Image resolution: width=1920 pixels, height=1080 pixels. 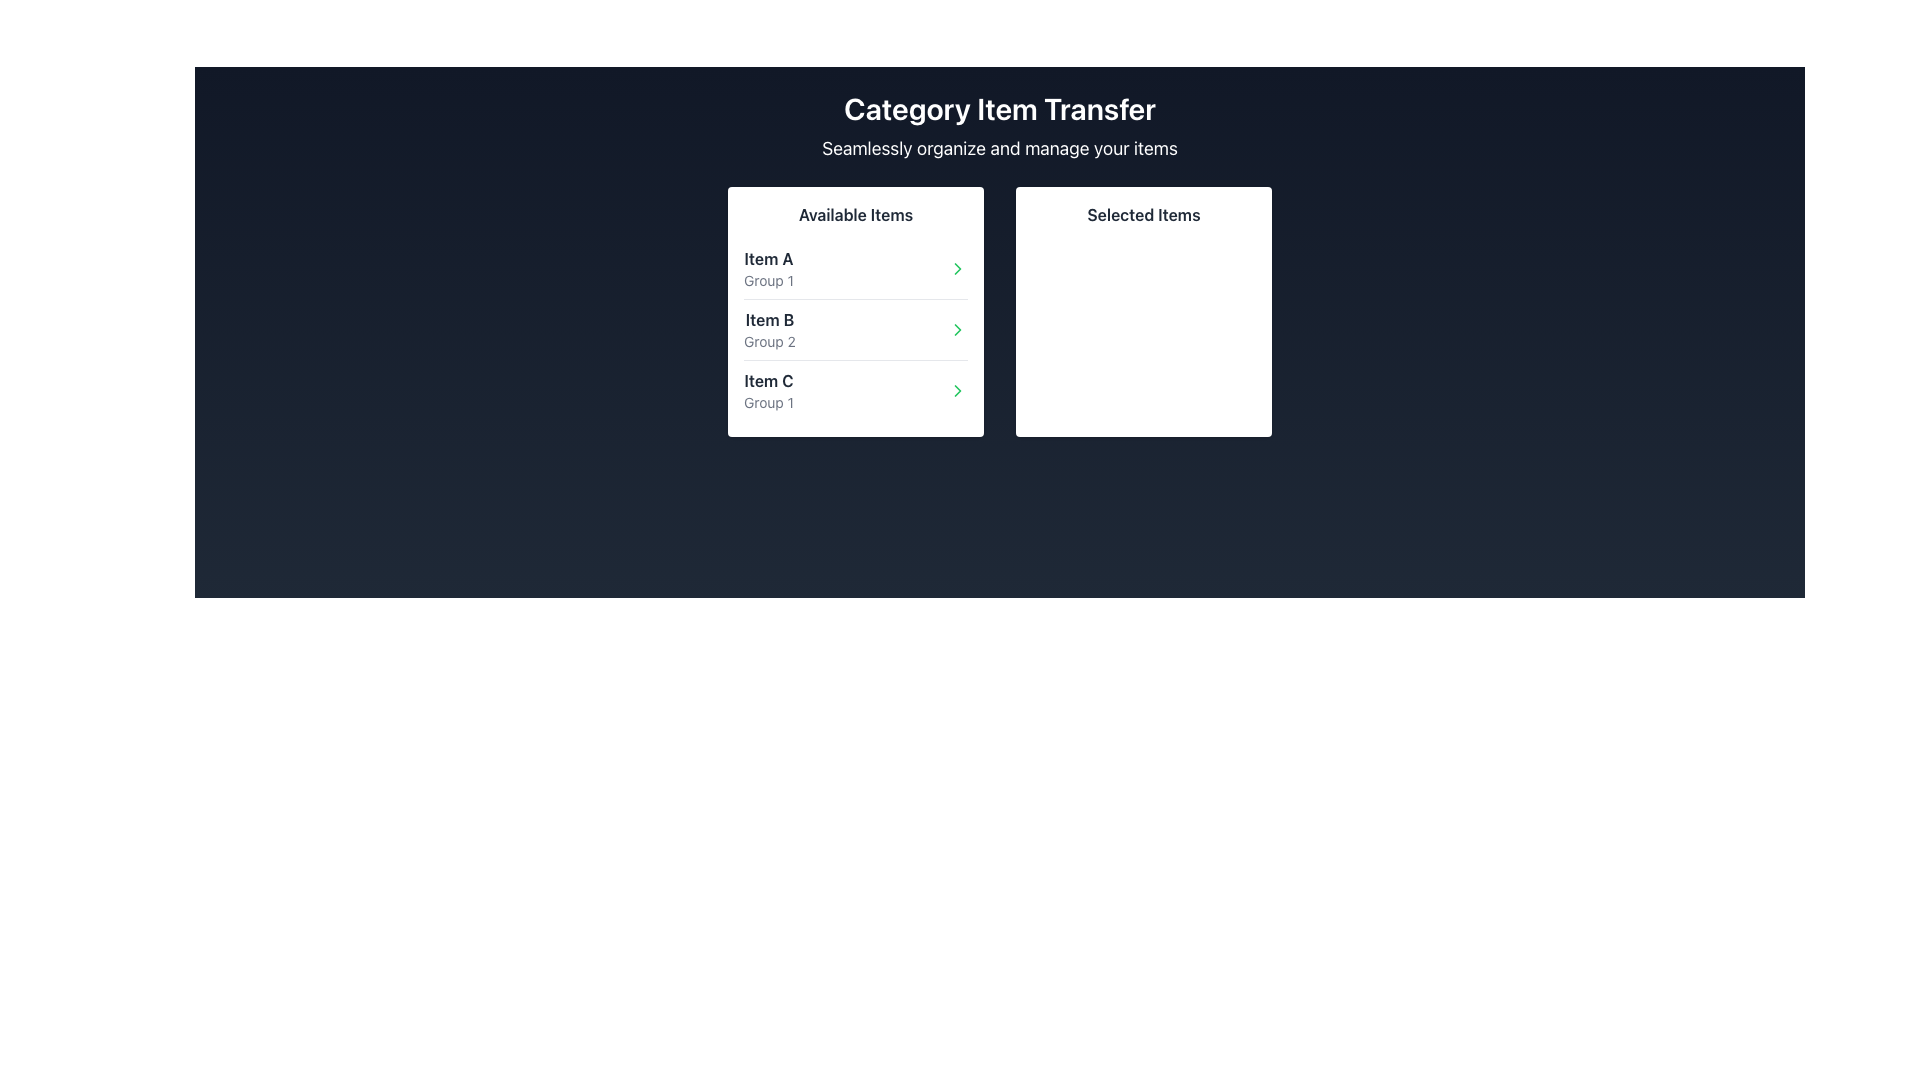 I want to click on the bolded text label 'Item A' located in the 'Available Items' section, which is the first item in the list, so click(x=767, y=257).